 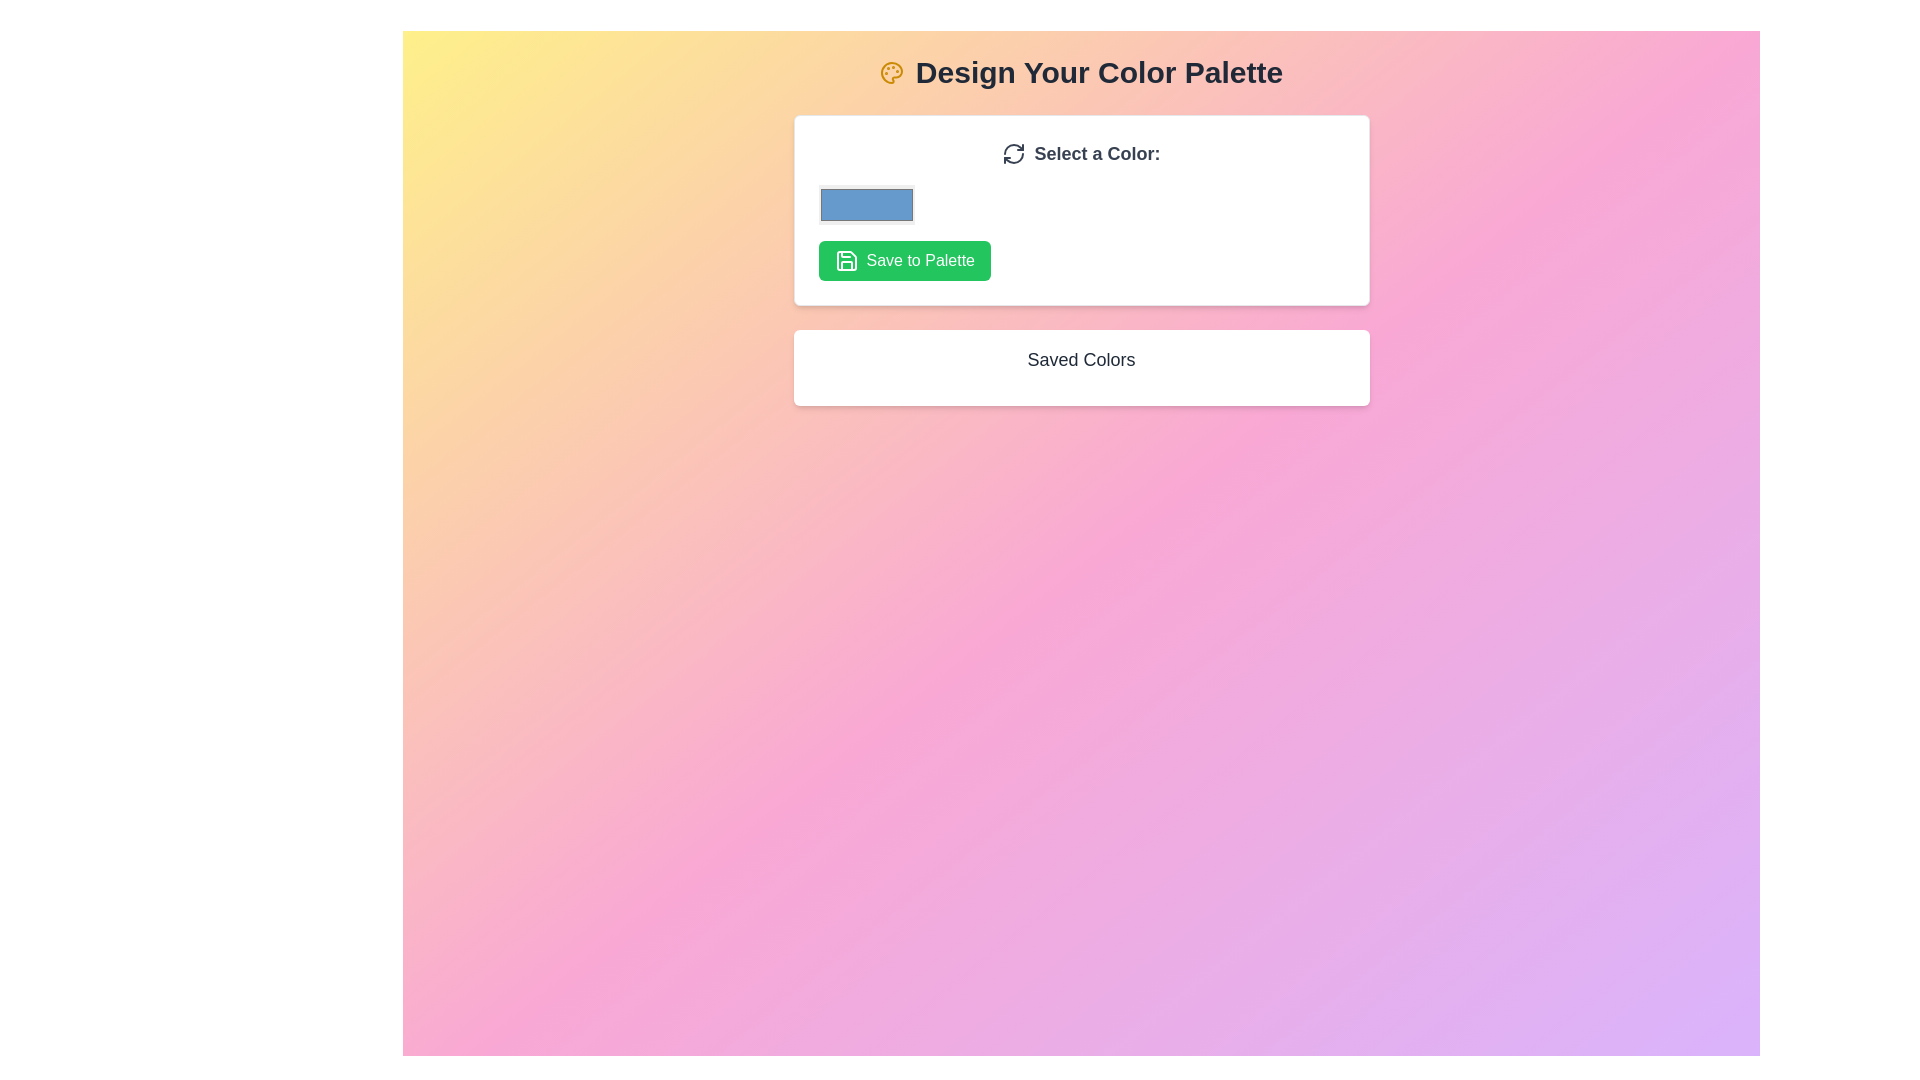 What do you see at coordinates (1080, 72) in the screenshot?
I see `the header section that indicates the theme and purpose of the application, which is designing color palettes` at bounding box center [1080, 72].